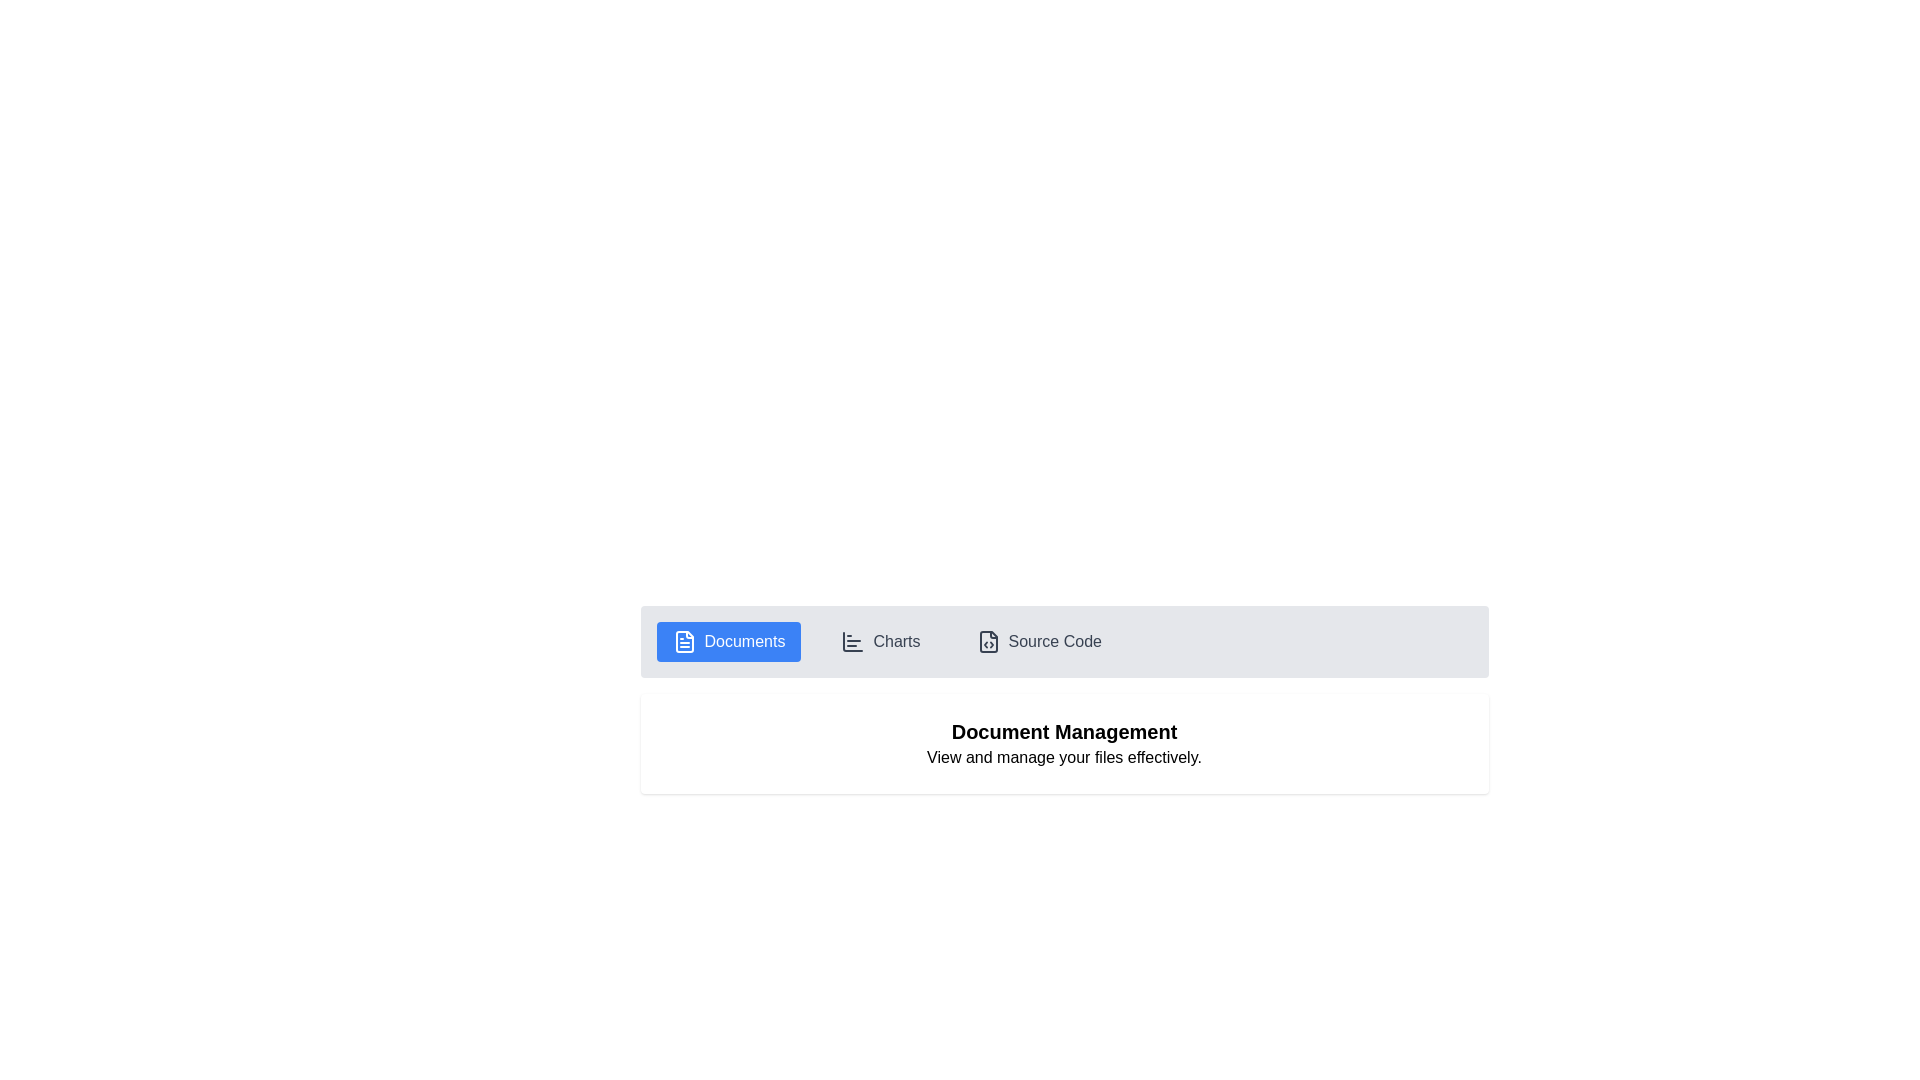 The height and width of the screenshot is (1080, 1920). What do you see at coordinates (1063, 732) in the screenshot?
I see `the static text label that serves as a heading, located above the smaller text 'View and manage your files effectively'` at bounding box center [1063, 732].